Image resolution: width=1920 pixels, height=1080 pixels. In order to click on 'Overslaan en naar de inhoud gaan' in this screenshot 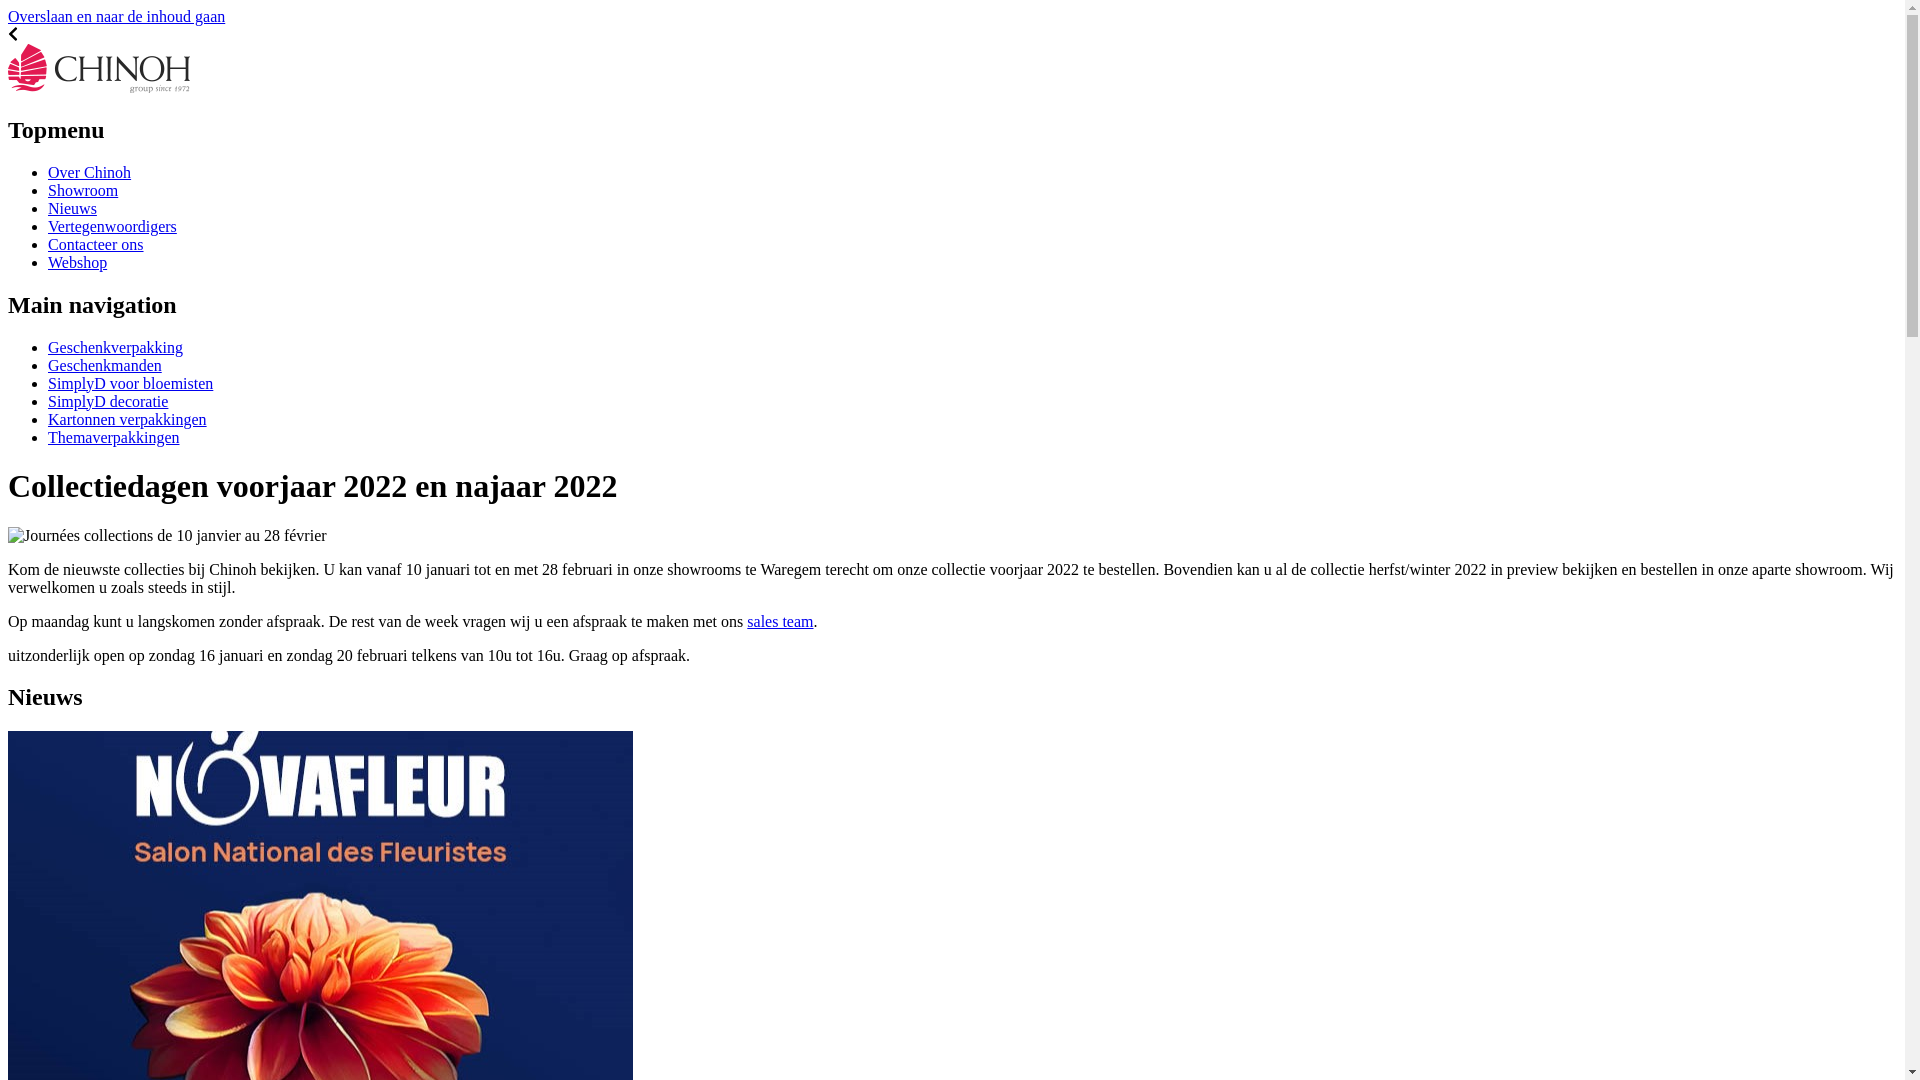, I will do `click(115, 16)`.